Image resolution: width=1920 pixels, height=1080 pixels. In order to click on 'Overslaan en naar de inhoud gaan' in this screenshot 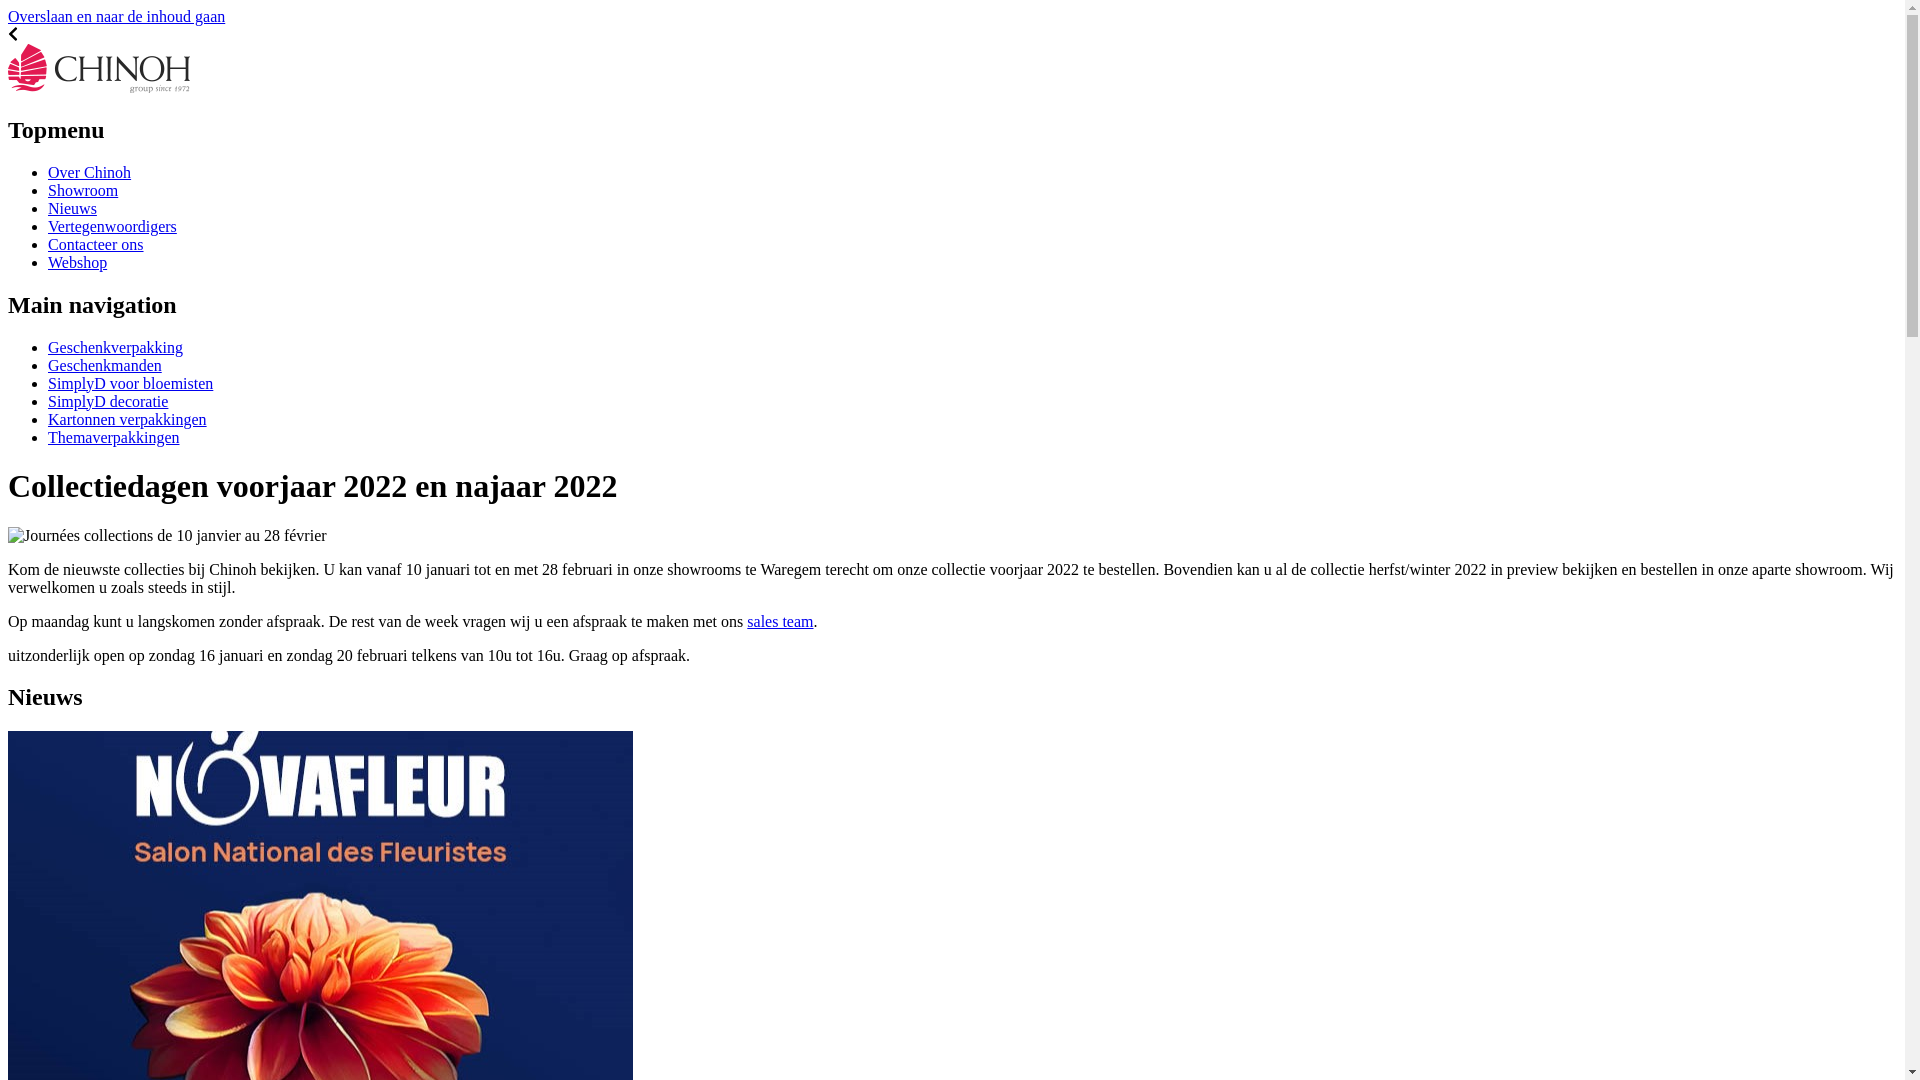, I will do `click(115, 16)`.